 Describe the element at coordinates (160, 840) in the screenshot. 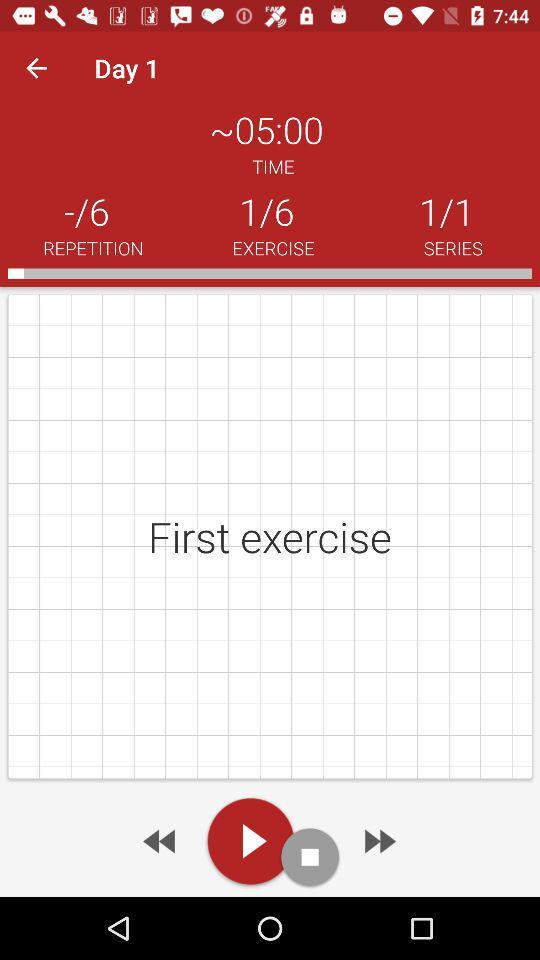

I see `the previous arrow button at the bottom of the page` at that location.